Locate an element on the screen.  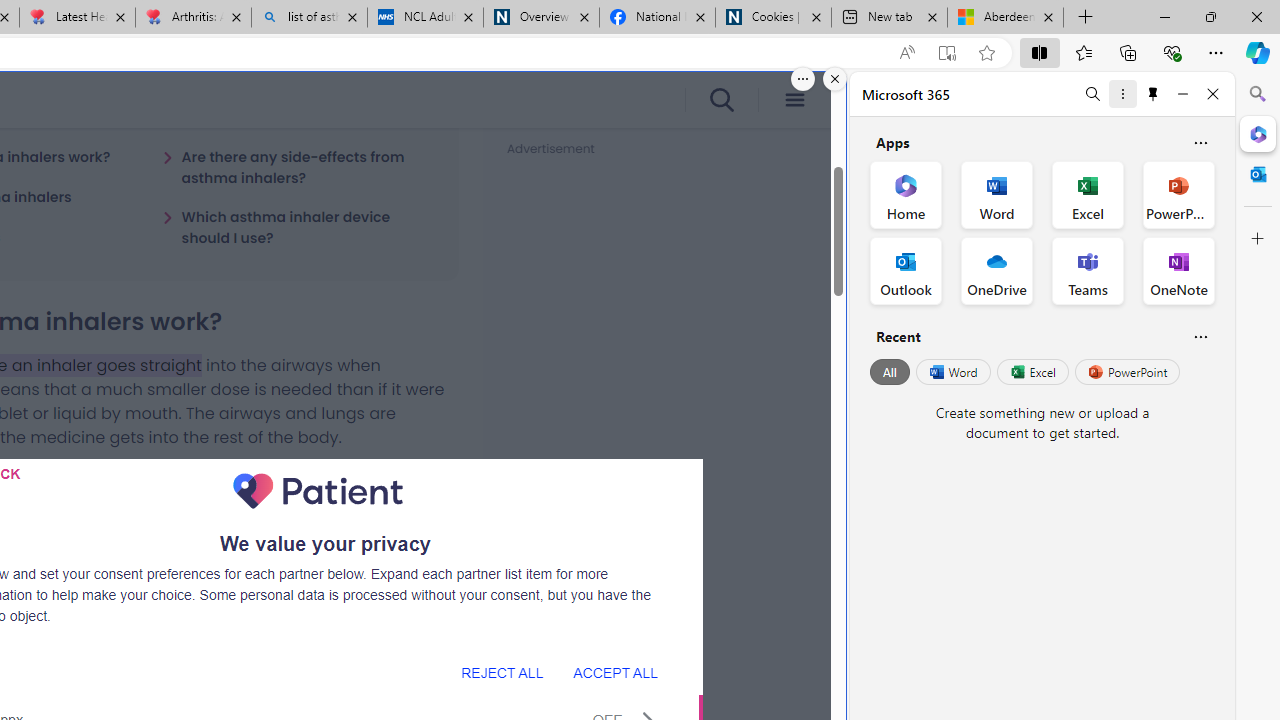
'Publisher Logo' is located at coordinates (317, 491).